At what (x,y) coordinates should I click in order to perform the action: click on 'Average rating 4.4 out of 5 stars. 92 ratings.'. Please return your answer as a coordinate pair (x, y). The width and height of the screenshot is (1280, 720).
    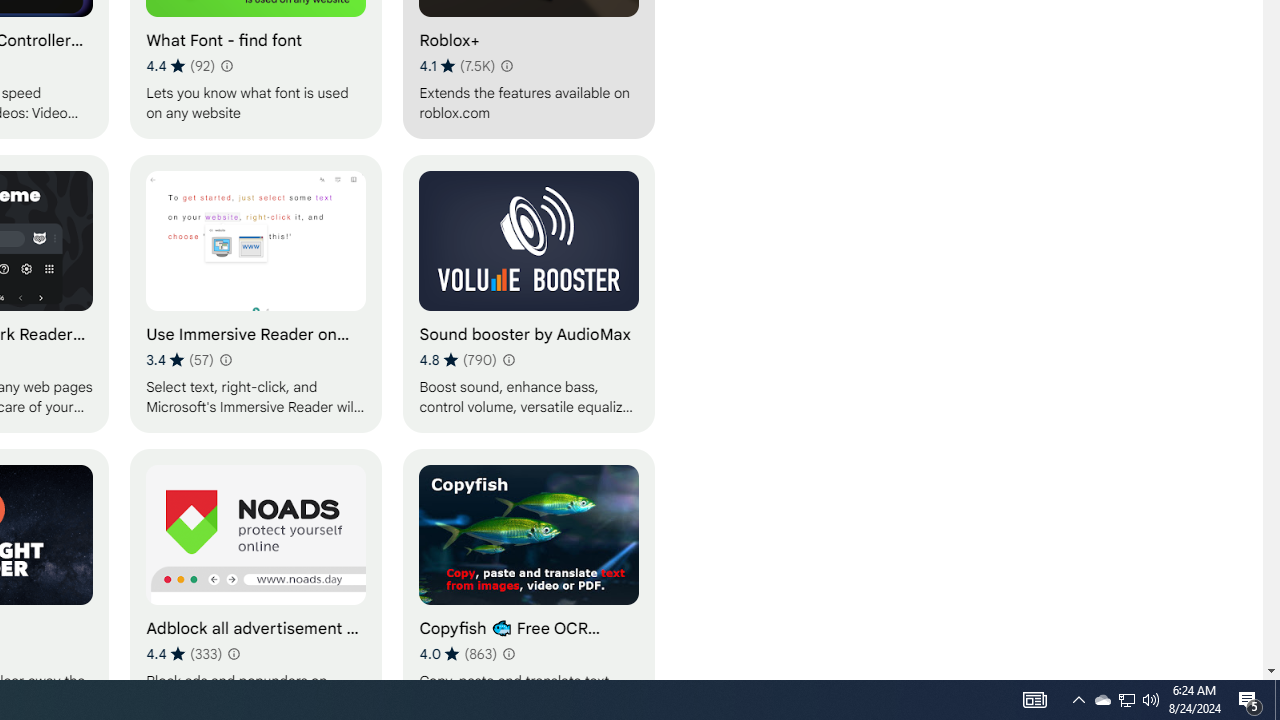
    Looking at the image, I should click on (181, 65).